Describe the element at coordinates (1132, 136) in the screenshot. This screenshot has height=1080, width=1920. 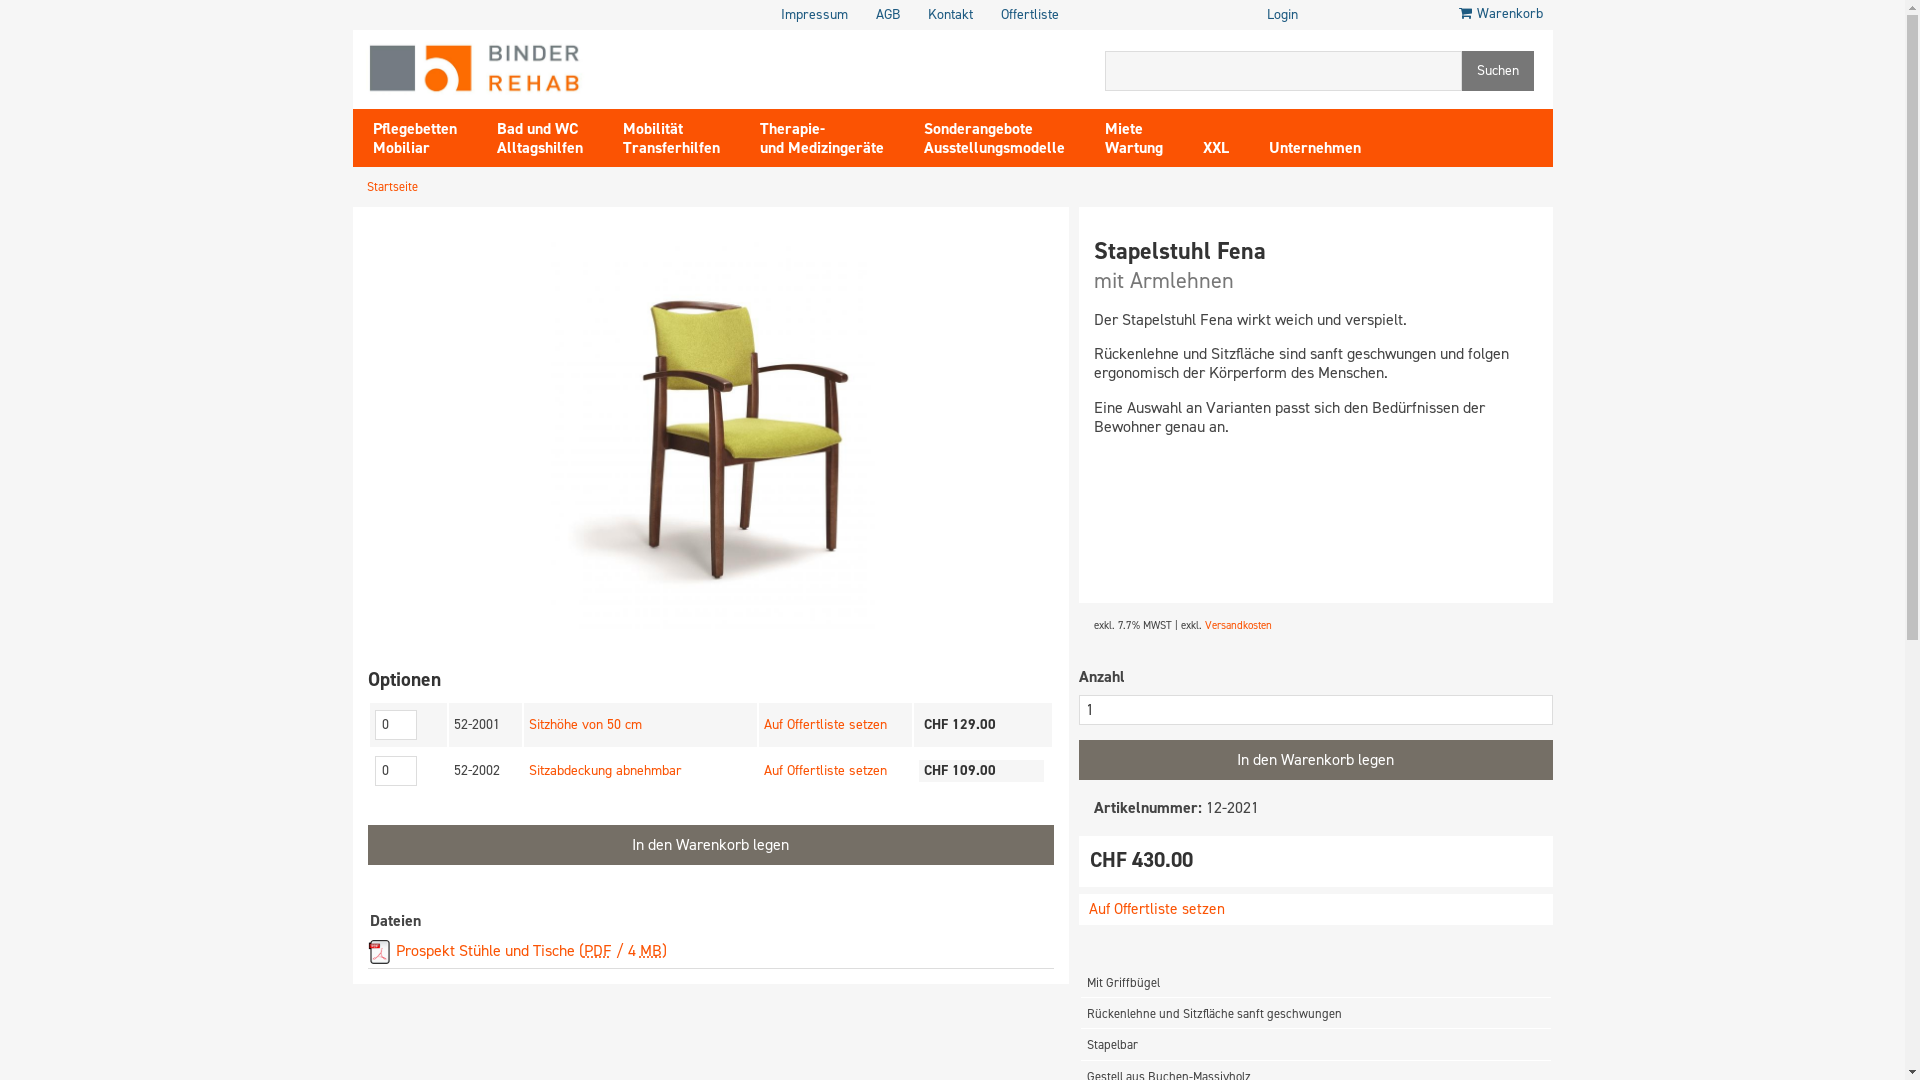
I see `'Miete` at that location.